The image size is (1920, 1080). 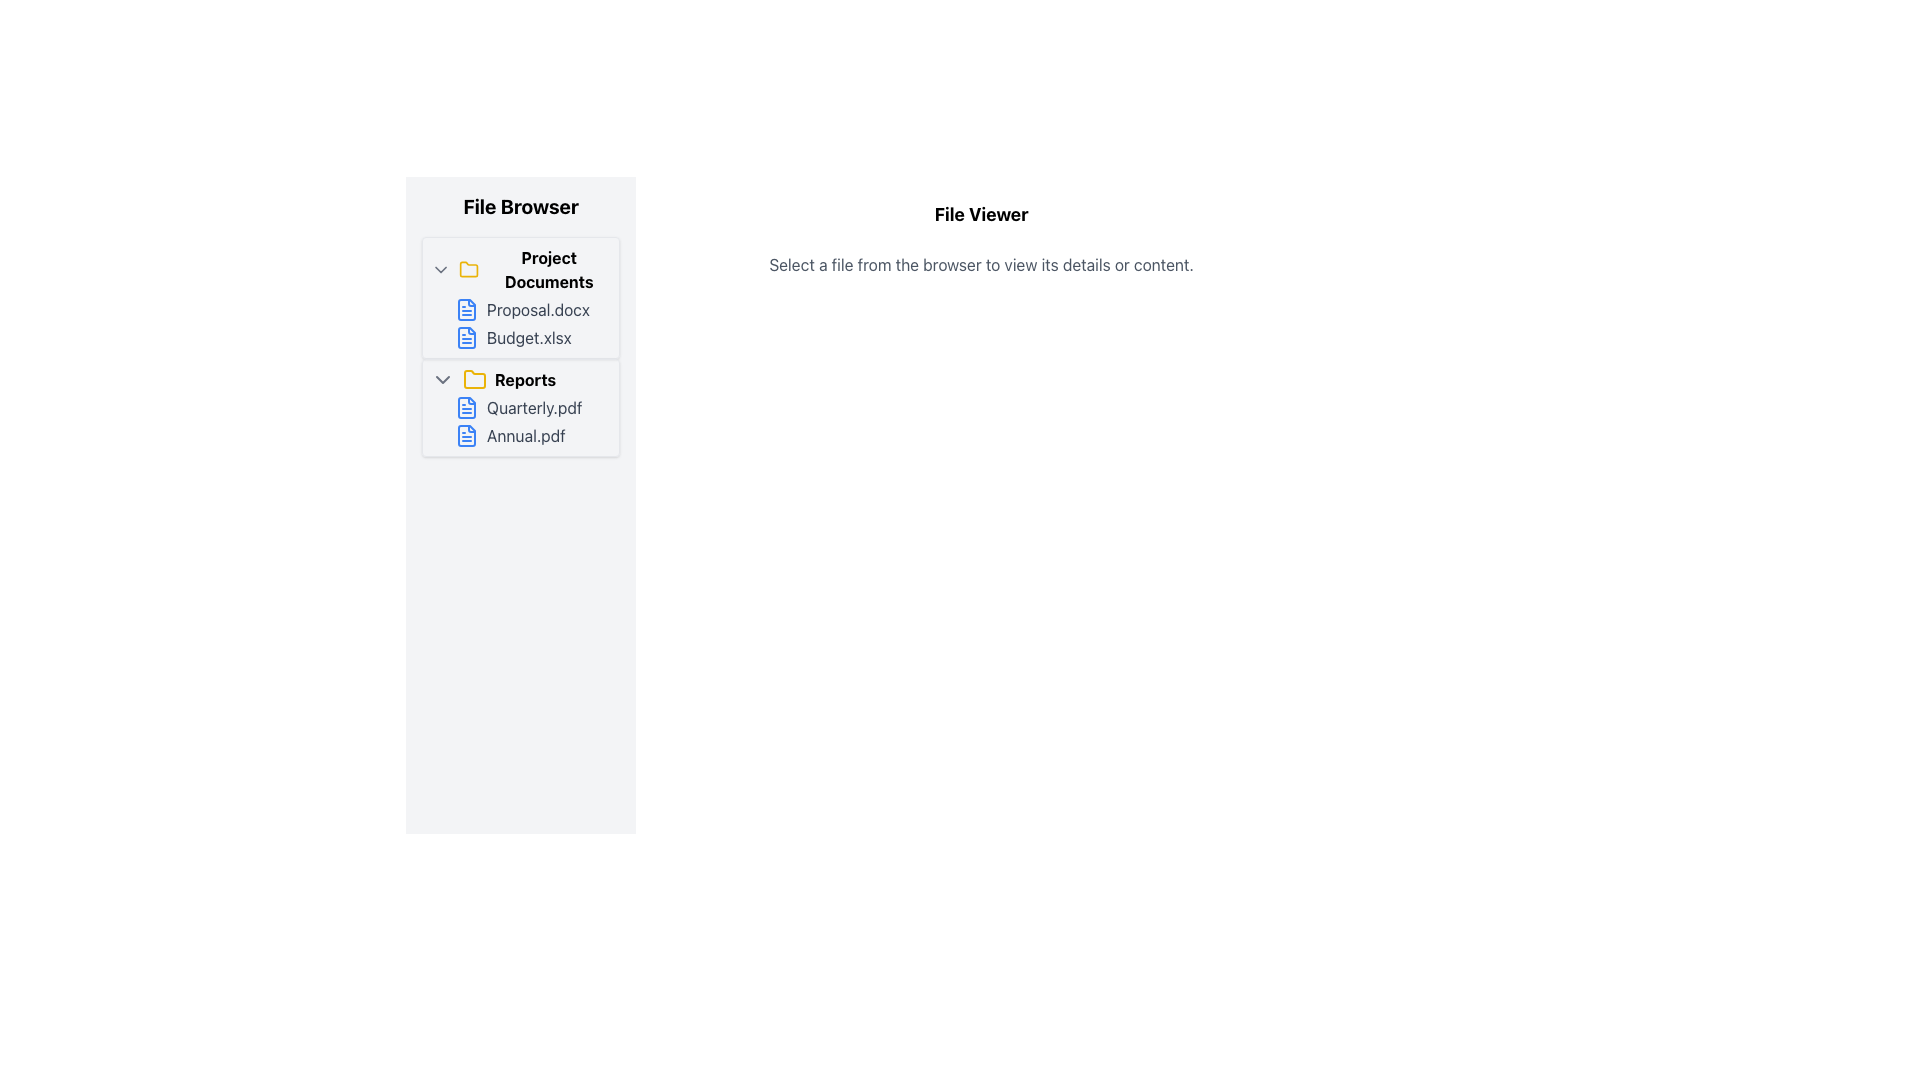 What do you see at coordinates (465, 337) in the screenshot?
I see `the file icon representing 'Budget.xlsx'` at bounding box center [465, 337].